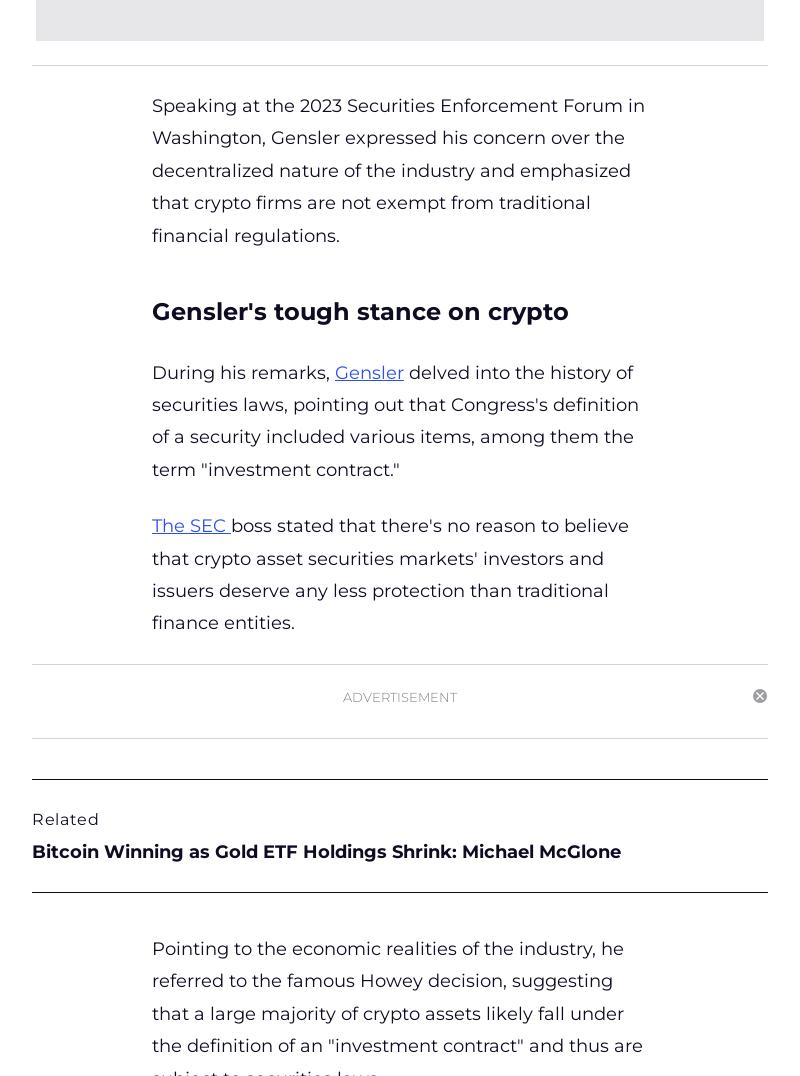 Image resolution: width=800 pixels, height=1076 pixels. I want to click on 'Gensler's tough stance on crypto', so click(364, 309).